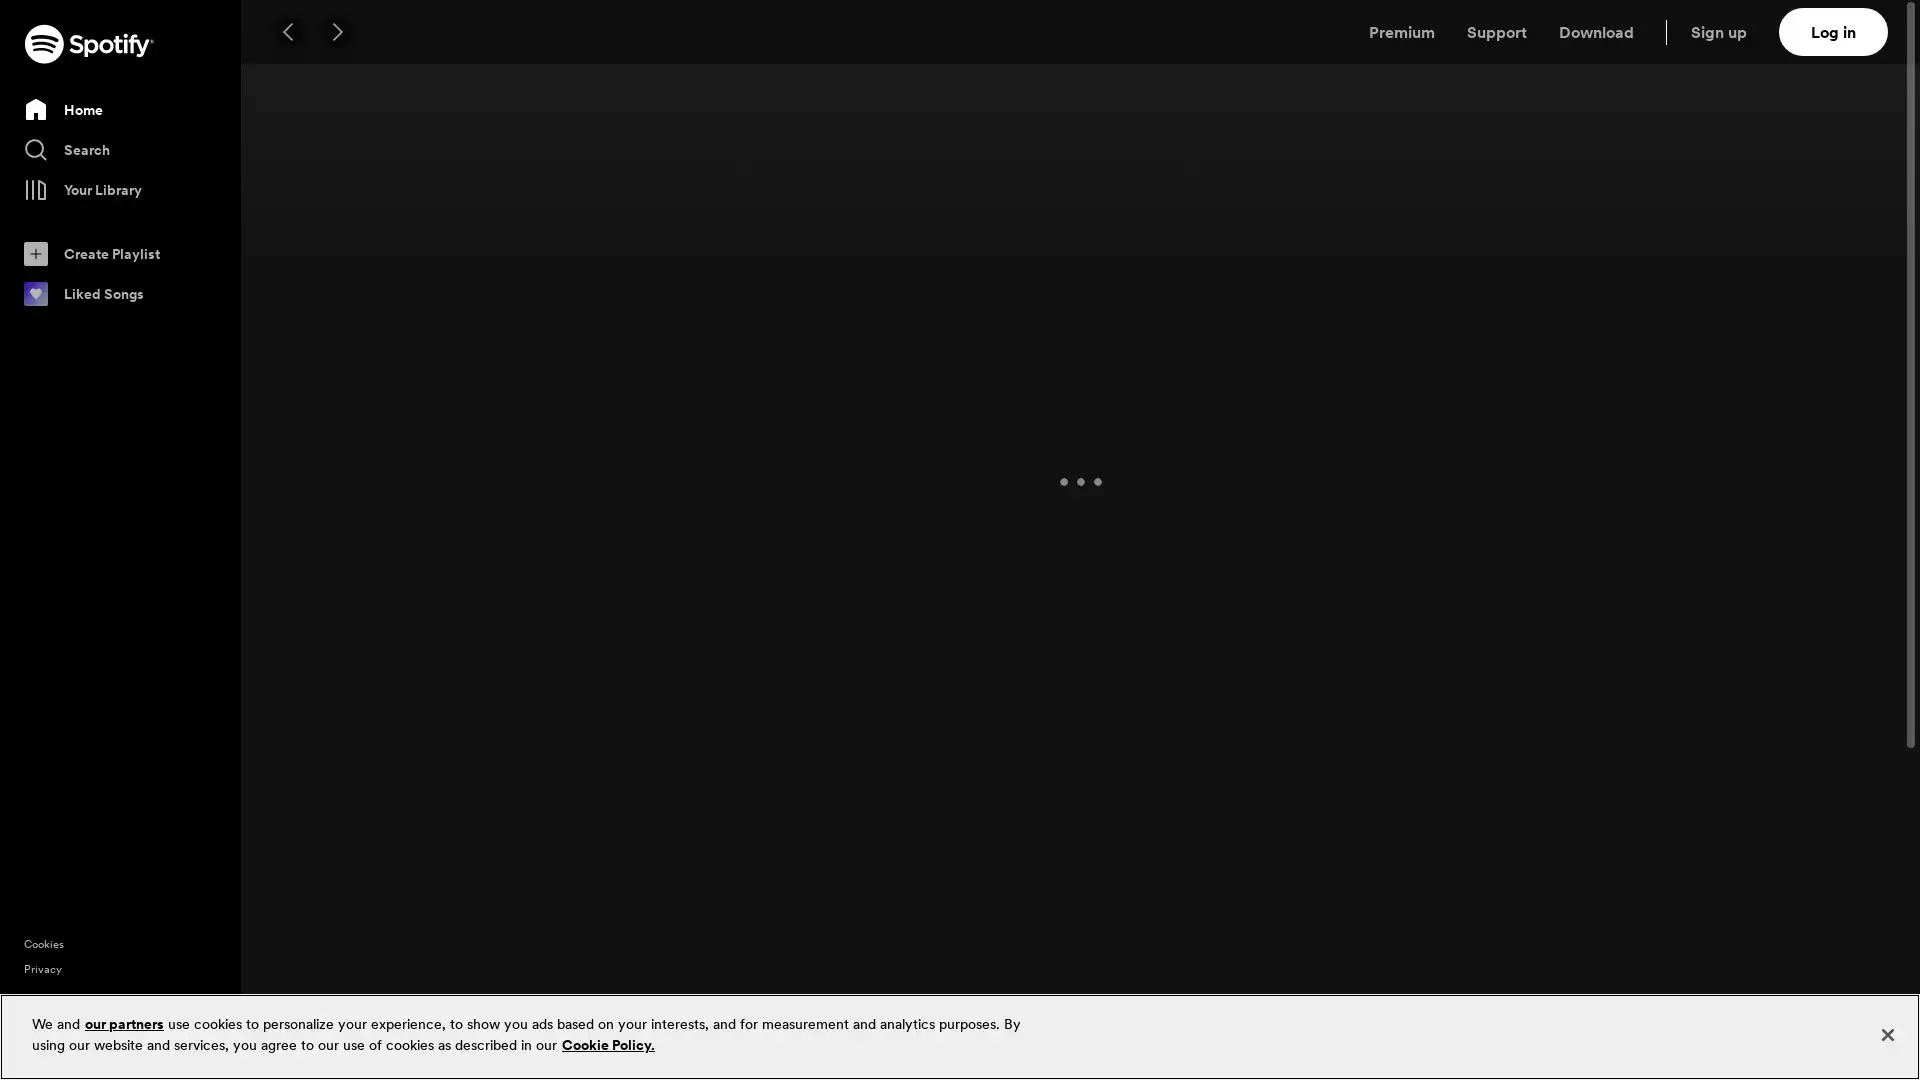  I want to click on Play Mood Booster, so click(403, 1005).